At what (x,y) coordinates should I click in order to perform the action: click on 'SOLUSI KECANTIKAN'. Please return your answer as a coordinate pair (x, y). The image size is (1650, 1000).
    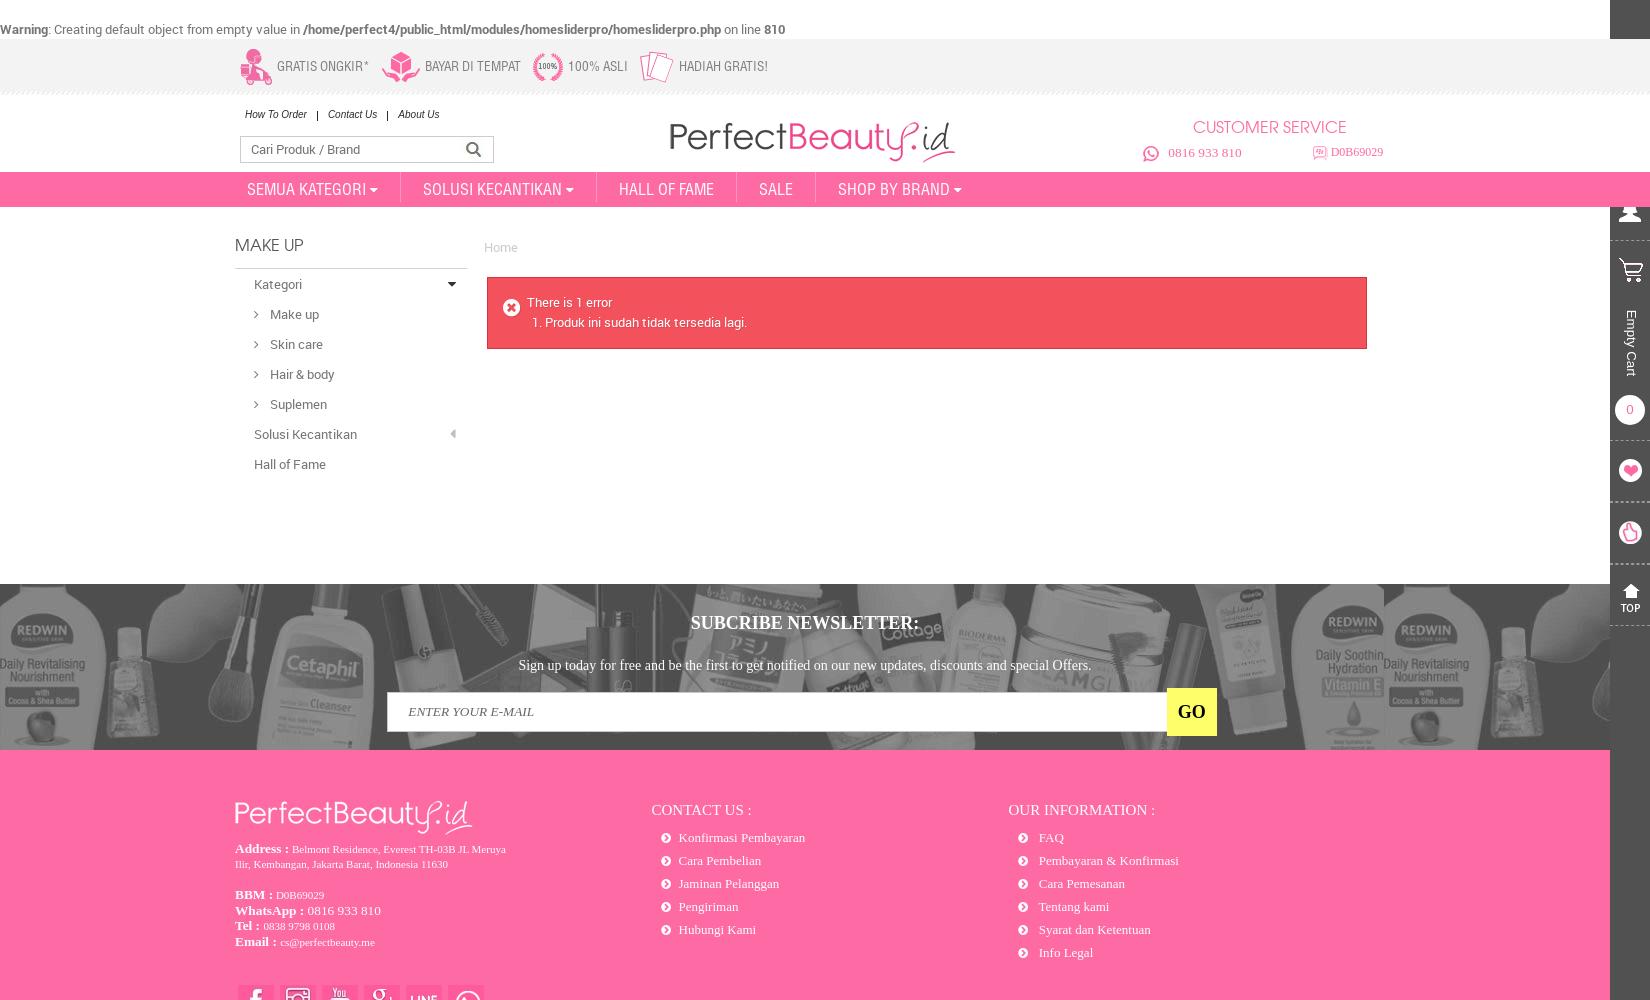
    Looking at the image, I should click on (491, 188).